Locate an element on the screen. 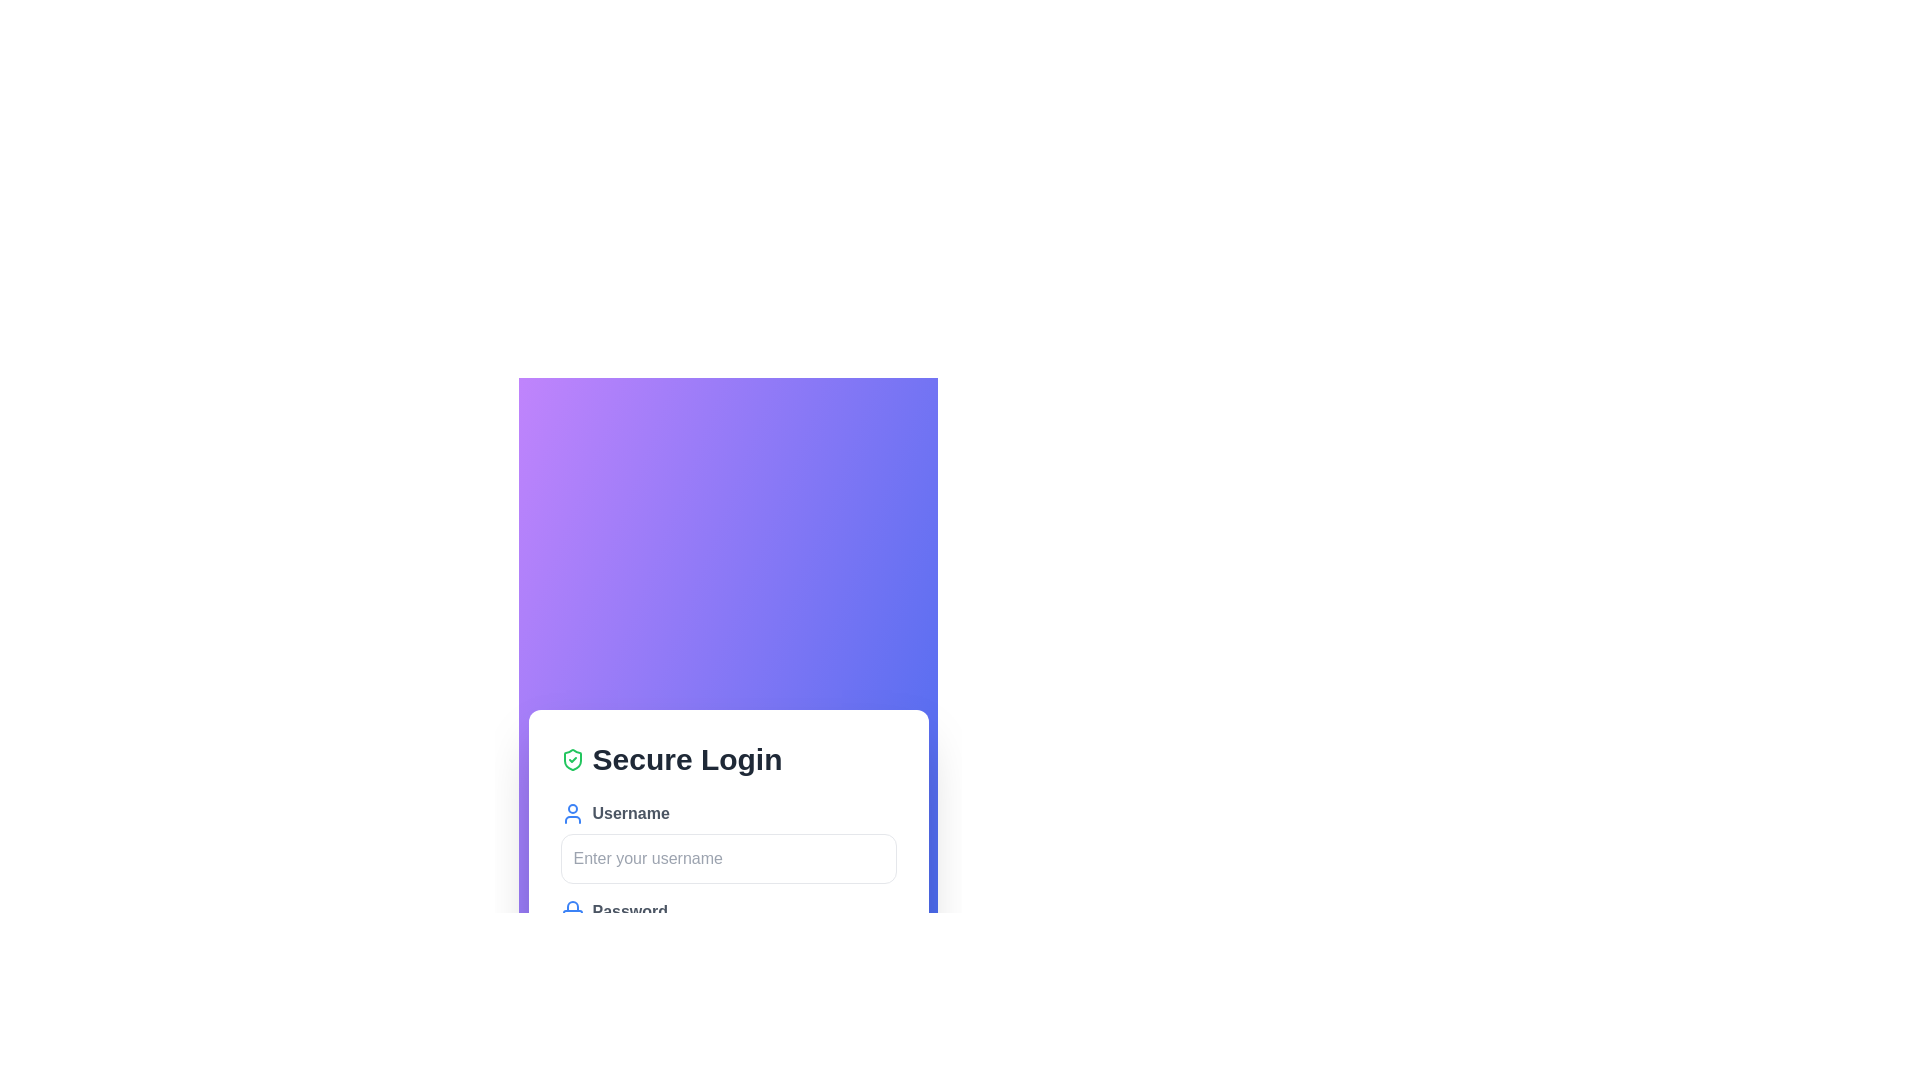 The image size is (1920, 1080). the security icon located to the left of the 'Secure Login' text, which serves as a visual indication of security or validation is located at coordinates (571, 759).